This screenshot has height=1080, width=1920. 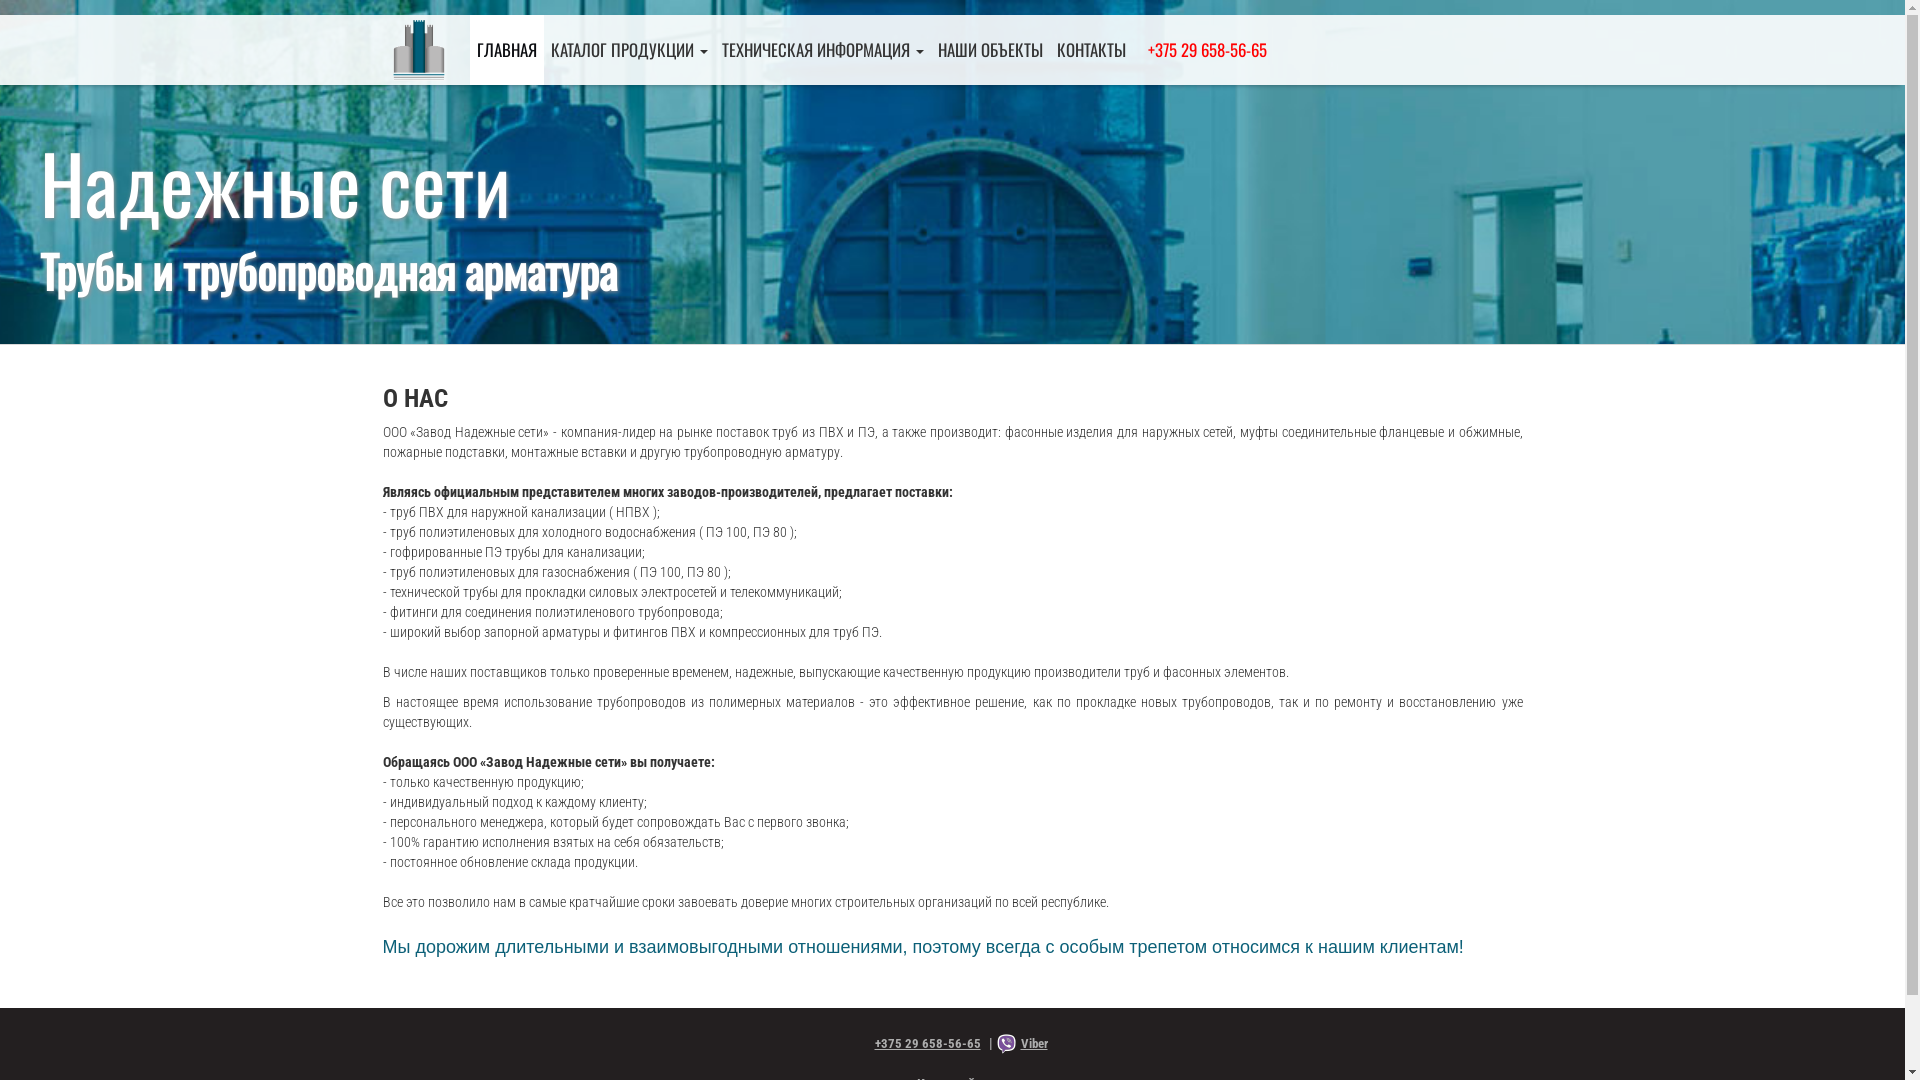 What do you see at coordinates (918, 1042) in the screenshot?
I see `'+375 29 658-56-65'` at bounding box center [918, 1042].